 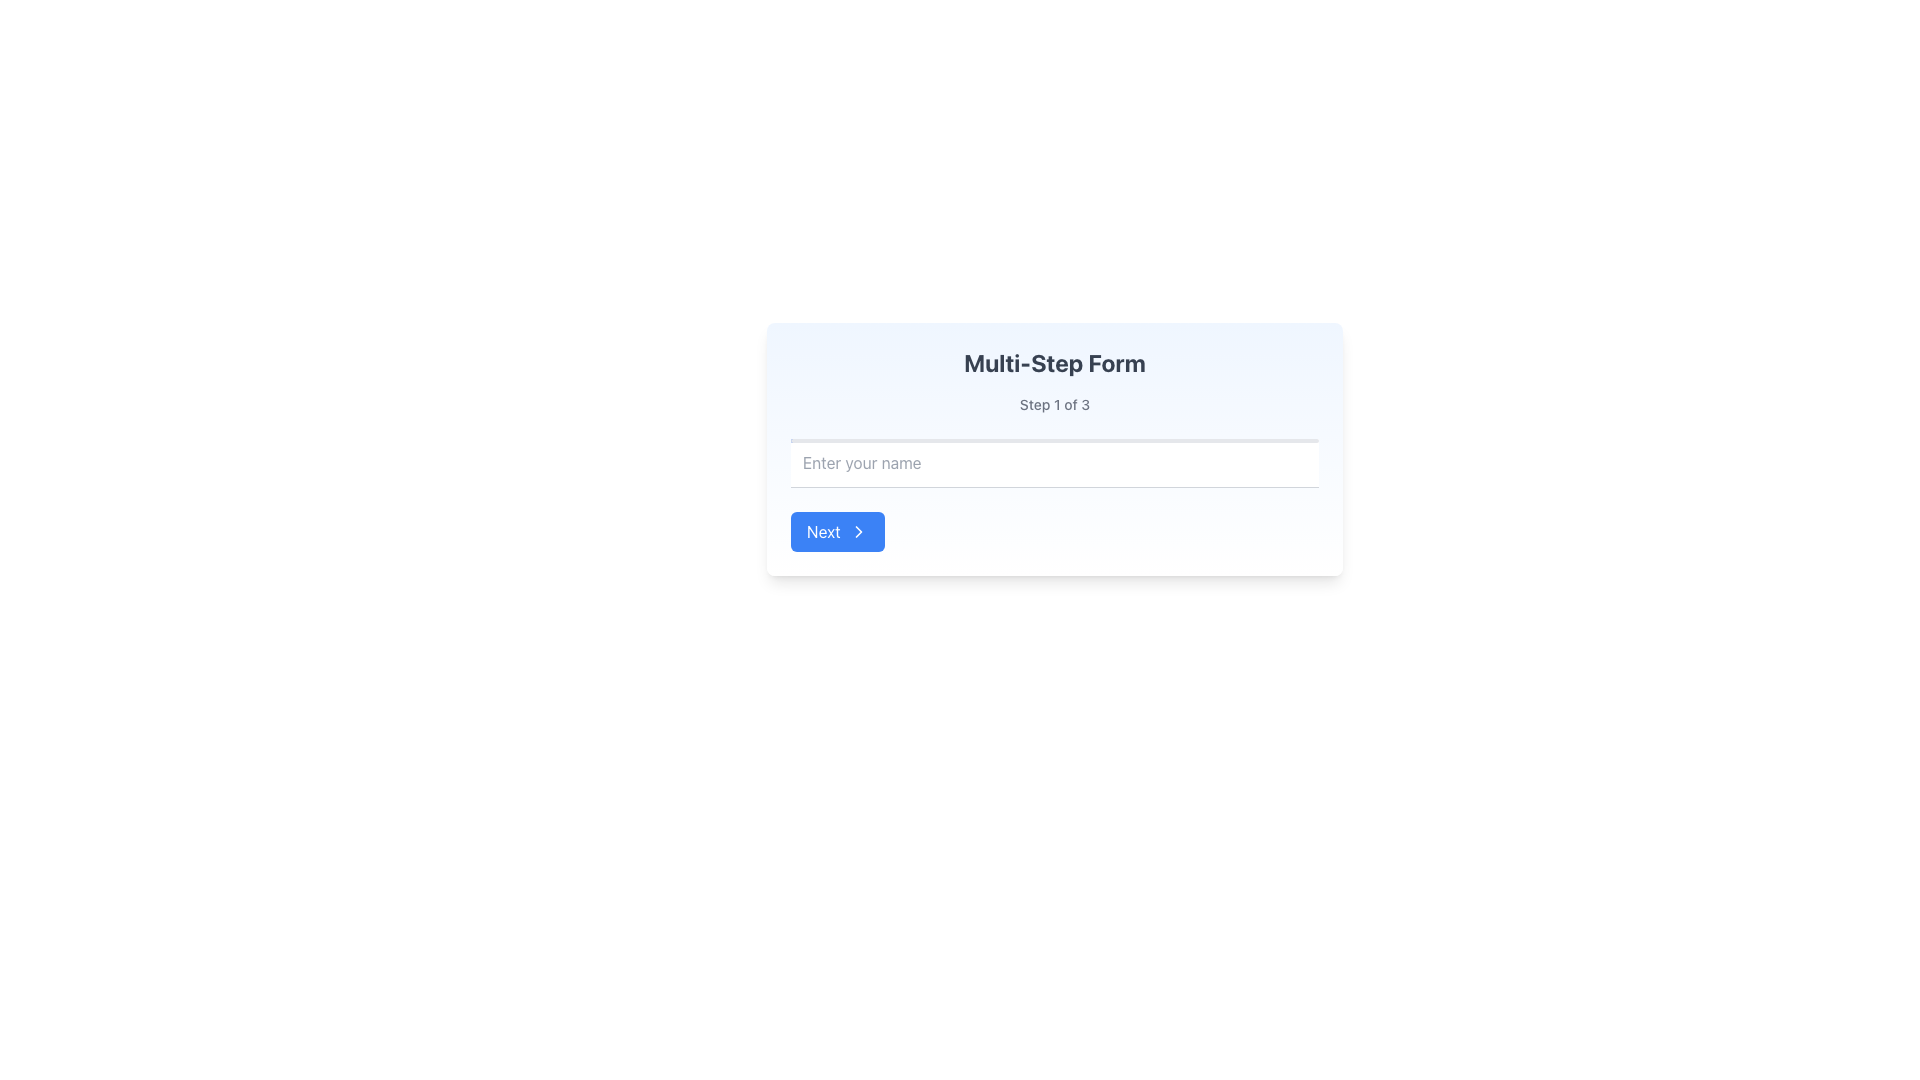 What do you see at coordinates (858, 531) in the screenshot?
I see `properties of the SVG Chevron icon located at the bottom-left of the form interface, which serves as a visual indicator for navigation or progression` at bounding box center [858, 531].